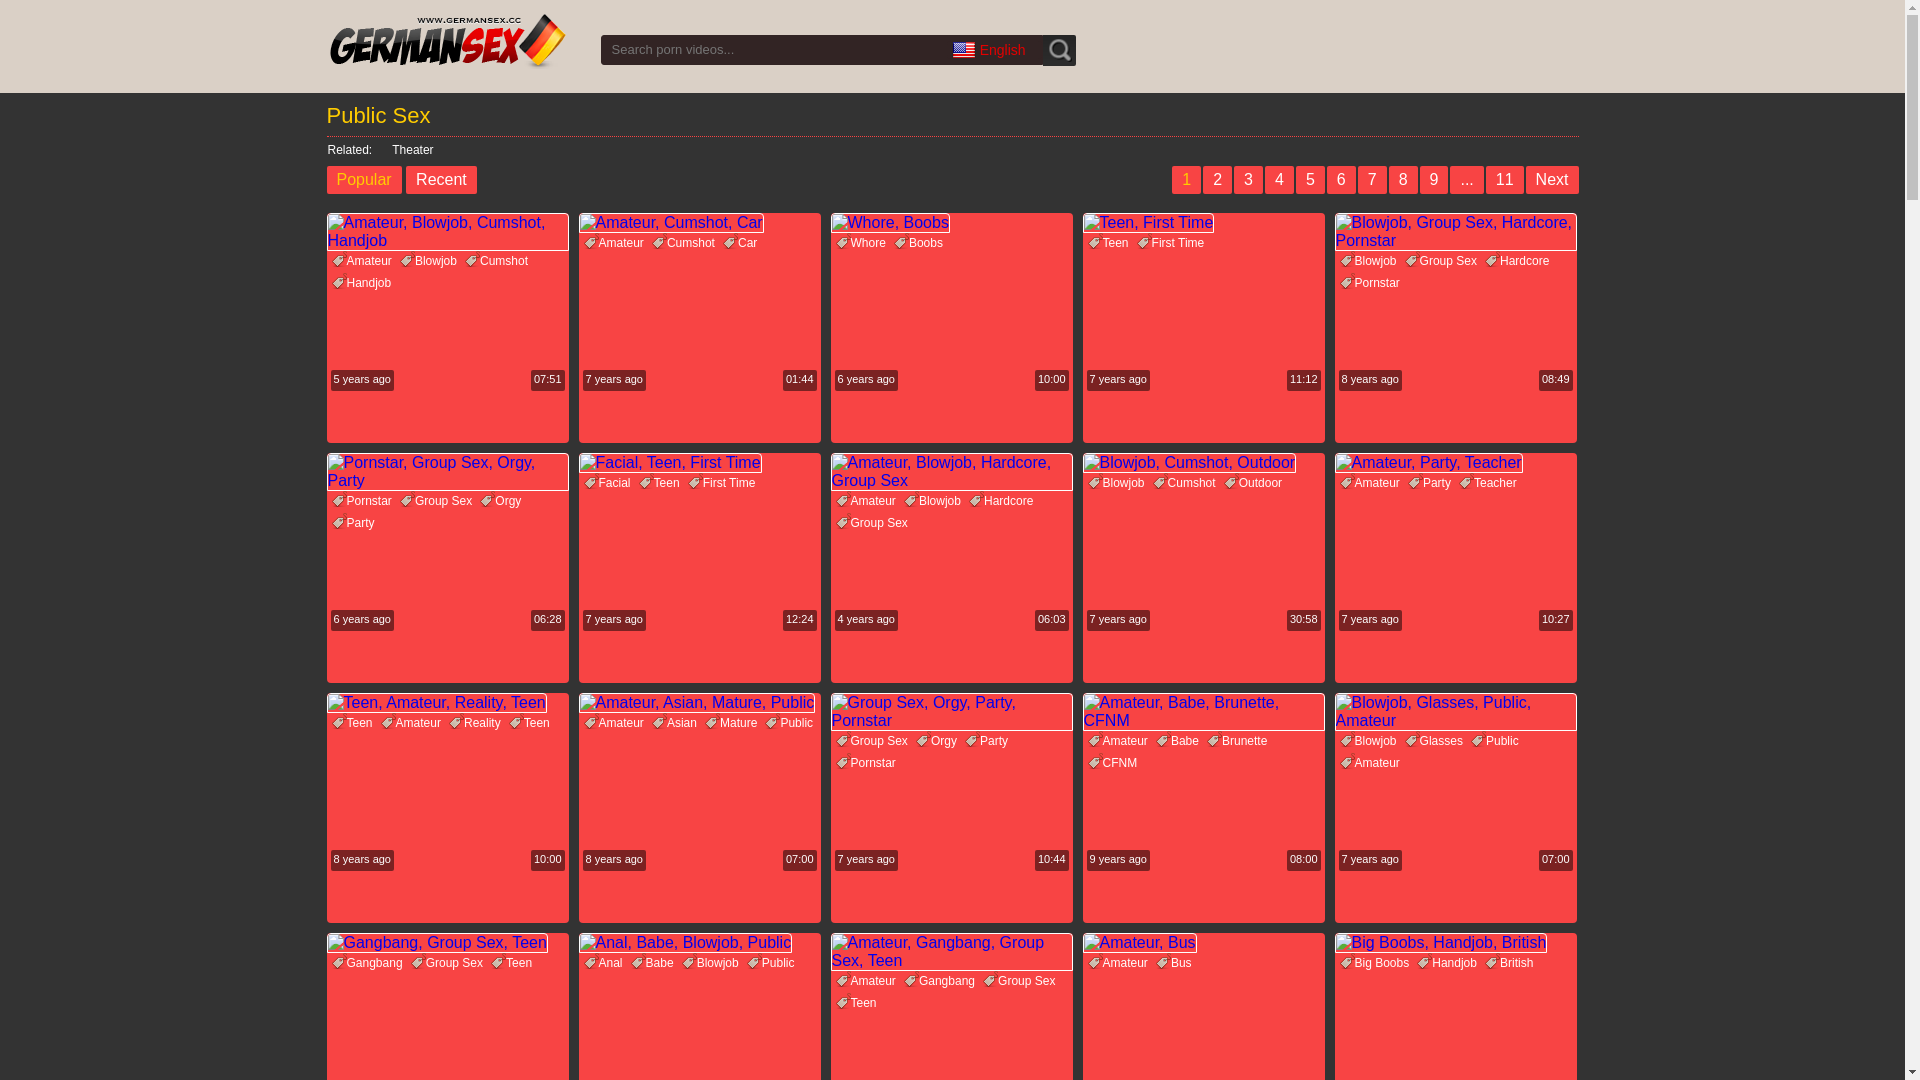 The height and width of the screenshot is (1080, 1920). Describe the element at coordinates (1080, 942) in the screenshot. I see `'Amateur, Bus'` at that location.